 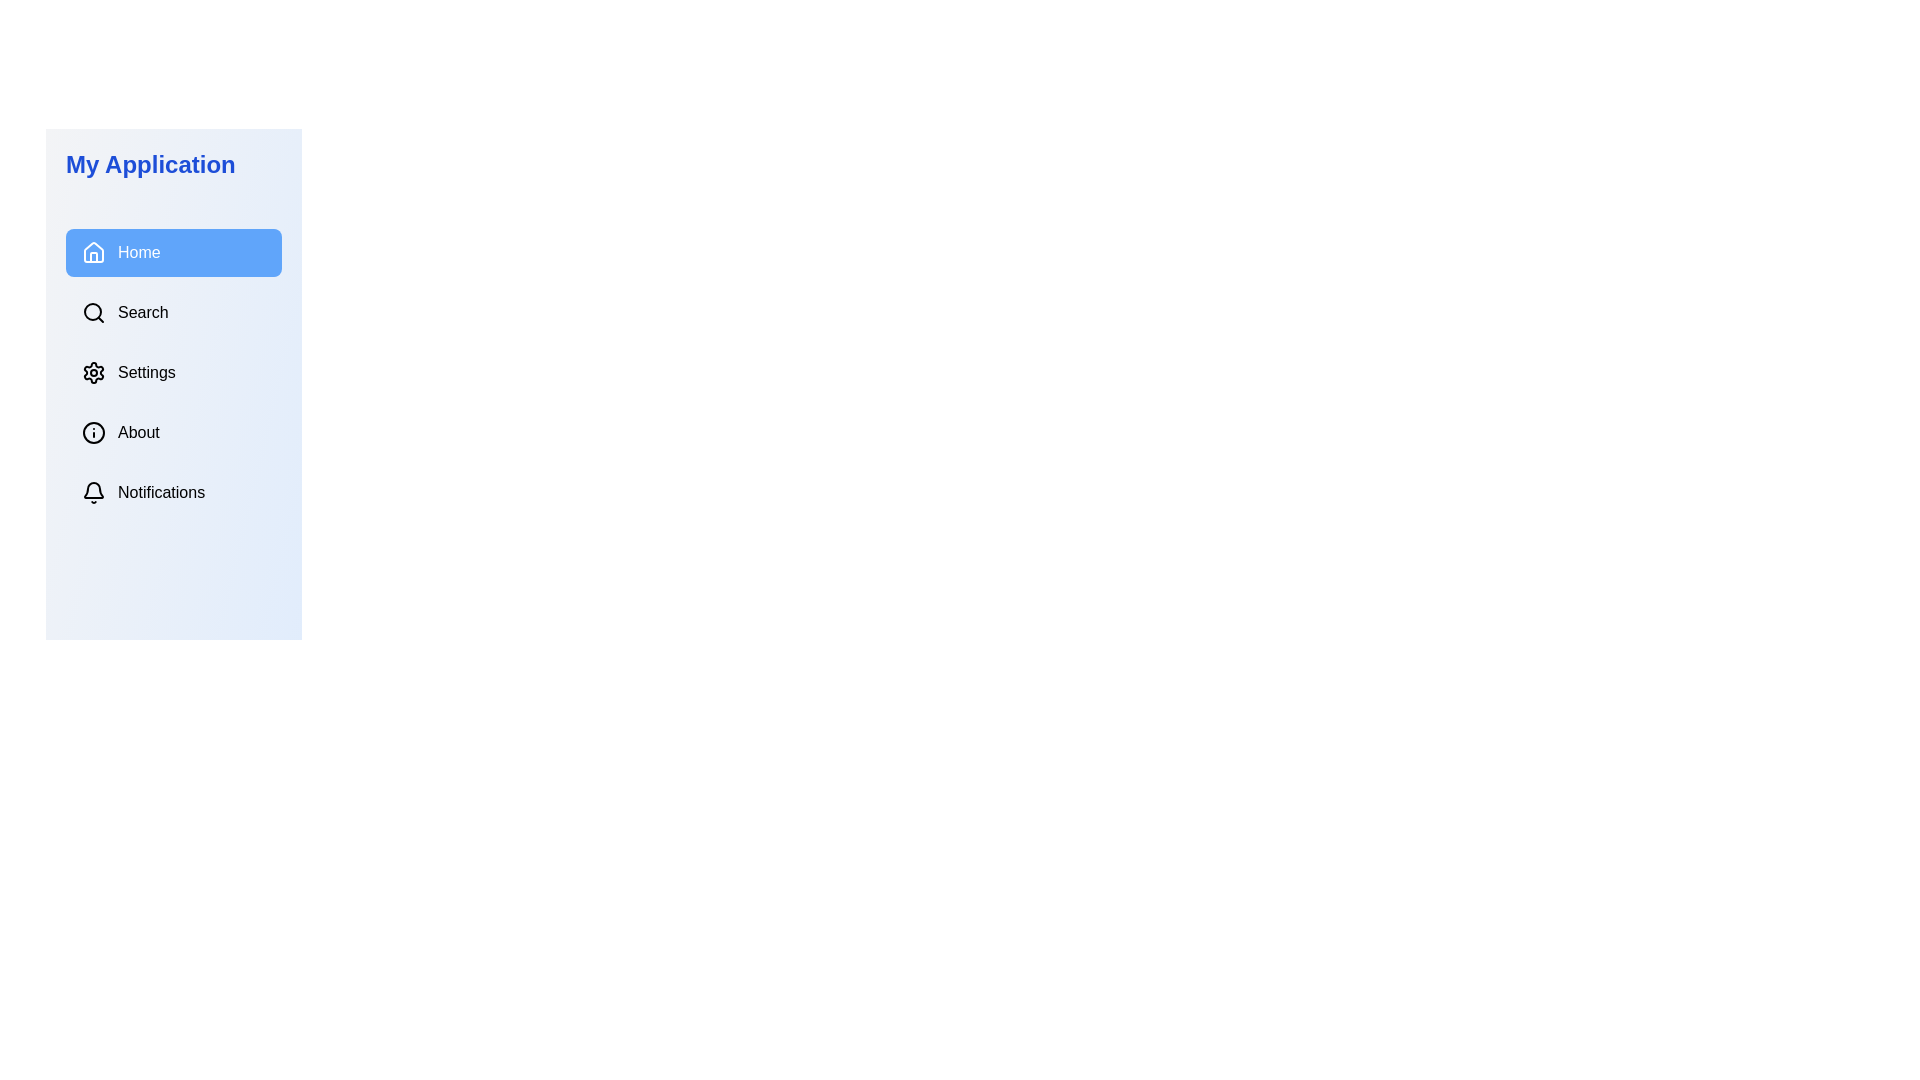 I want to click on the 'Notifications' icon located in the left sidebar, which is the fifth item in the list, to check for new alerts or updates, so click(x=93, y=493).